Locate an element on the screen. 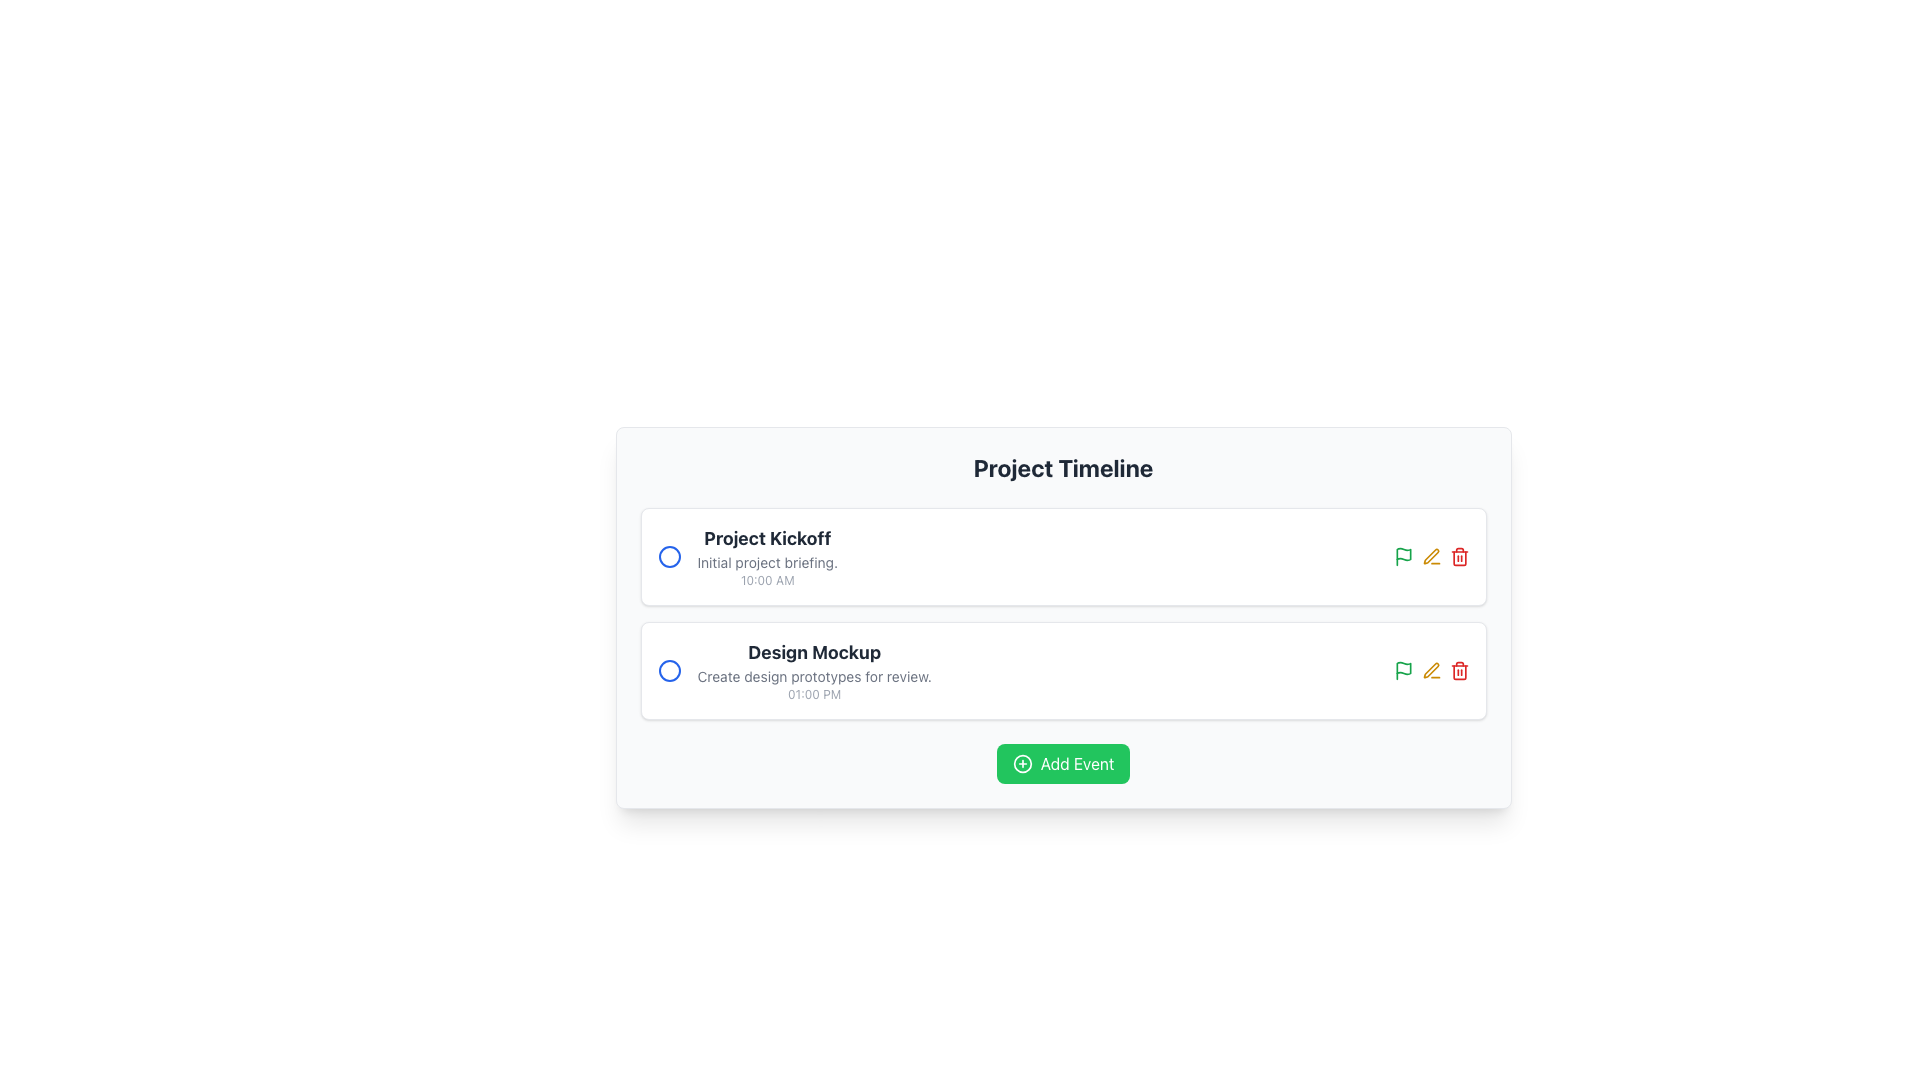 The width and height of the screenshot is (1920, 1080). the trash can icon button located in the 'Design Mockup' task panel, which is red in color and positioned as the rightmost icon in a horizontal set of interactive icons is located at coordinates (1459, 671).